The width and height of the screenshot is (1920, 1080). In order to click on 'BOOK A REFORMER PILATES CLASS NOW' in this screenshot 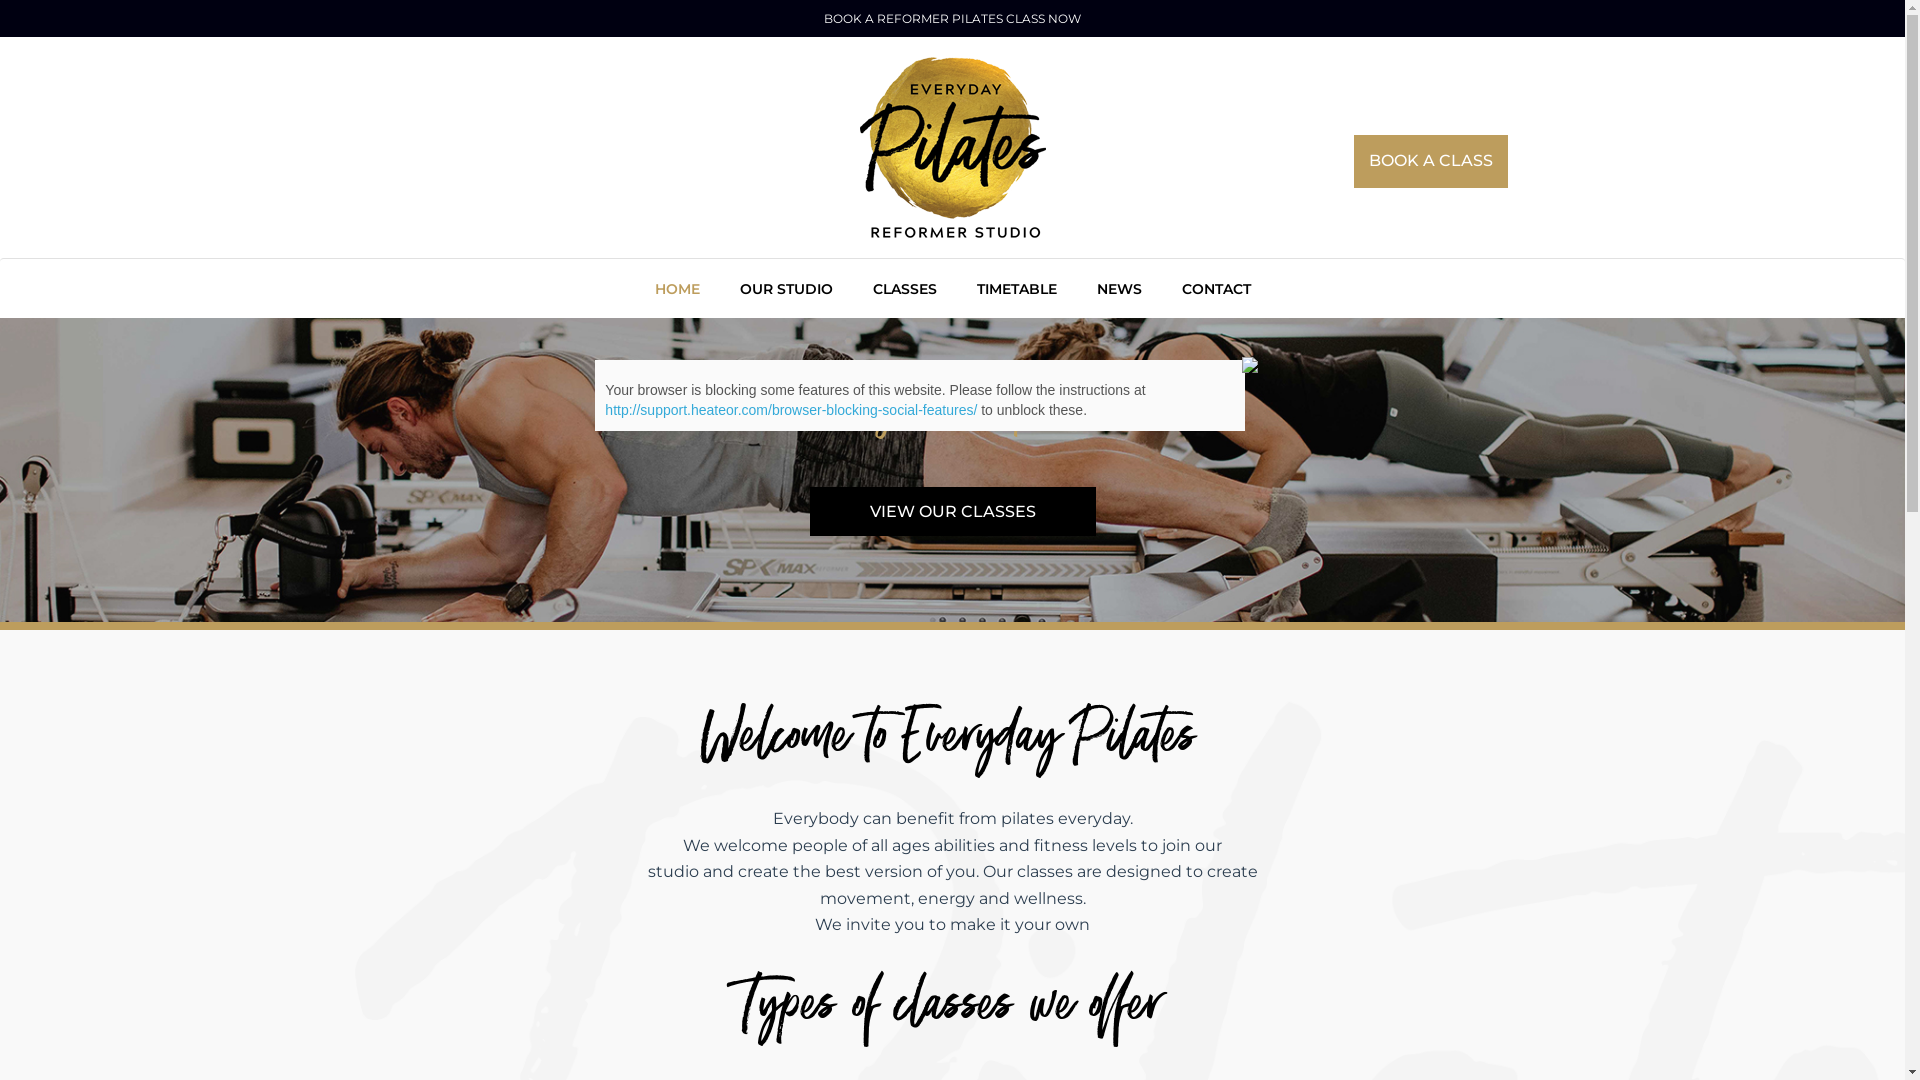, I will do `click(951, 18)`.